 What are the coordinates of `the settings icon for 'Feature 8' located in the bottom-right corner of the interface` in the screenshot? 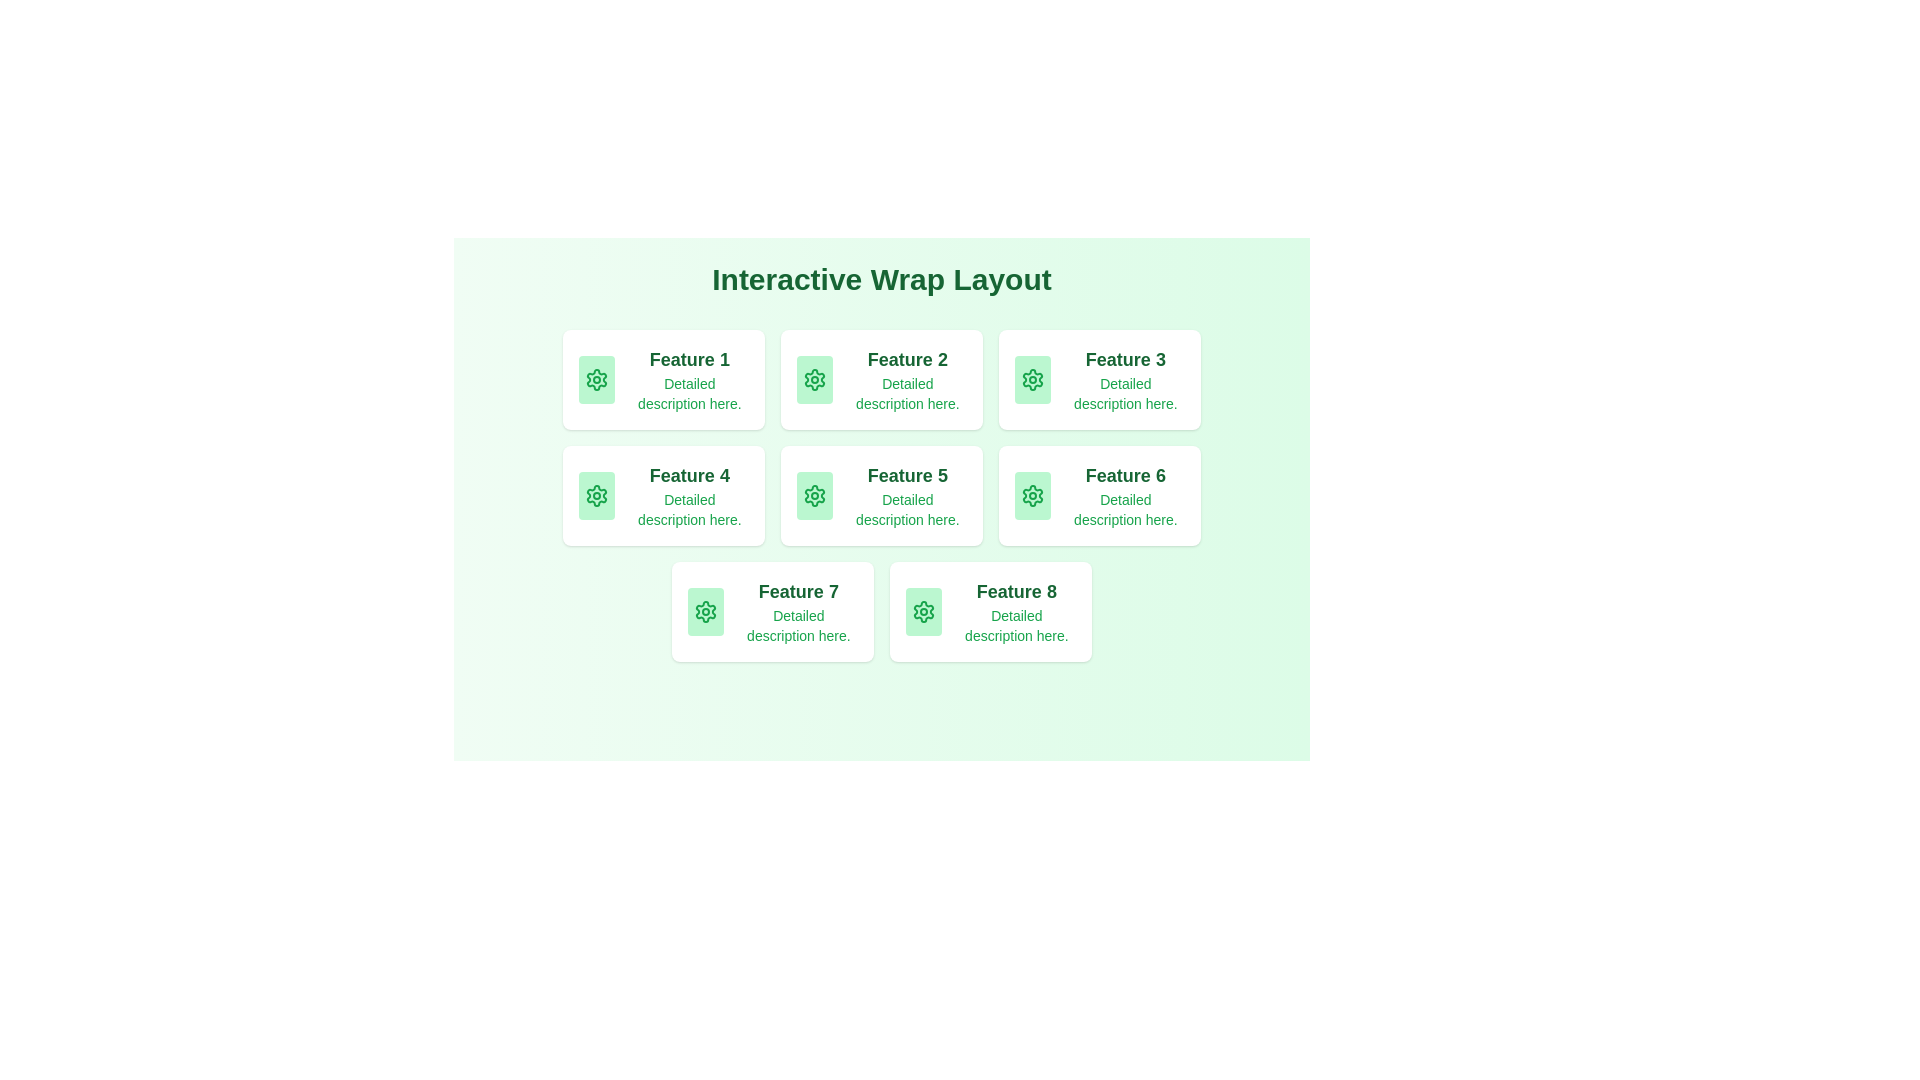 It's located at (922, 611).